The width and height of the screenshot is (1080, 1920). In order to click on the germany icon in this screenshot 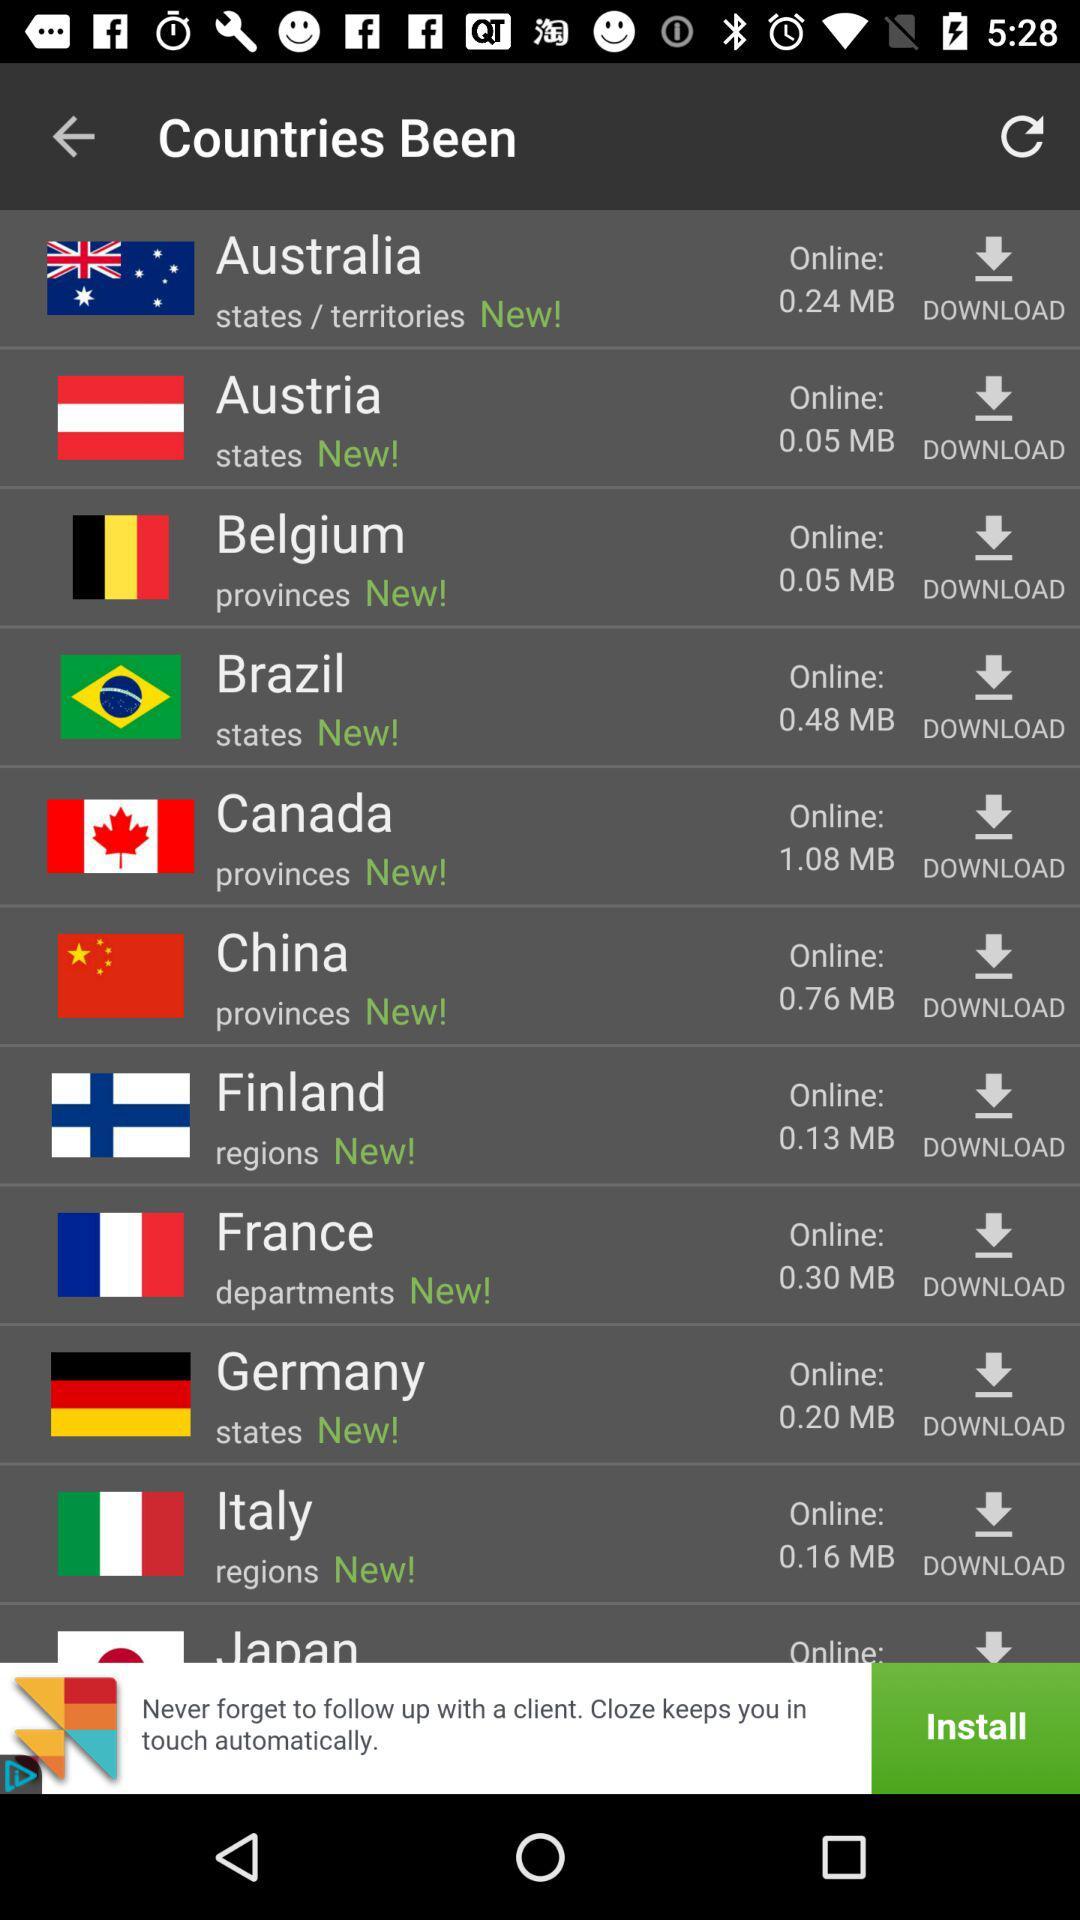, I will do `click(319, 1368)`.